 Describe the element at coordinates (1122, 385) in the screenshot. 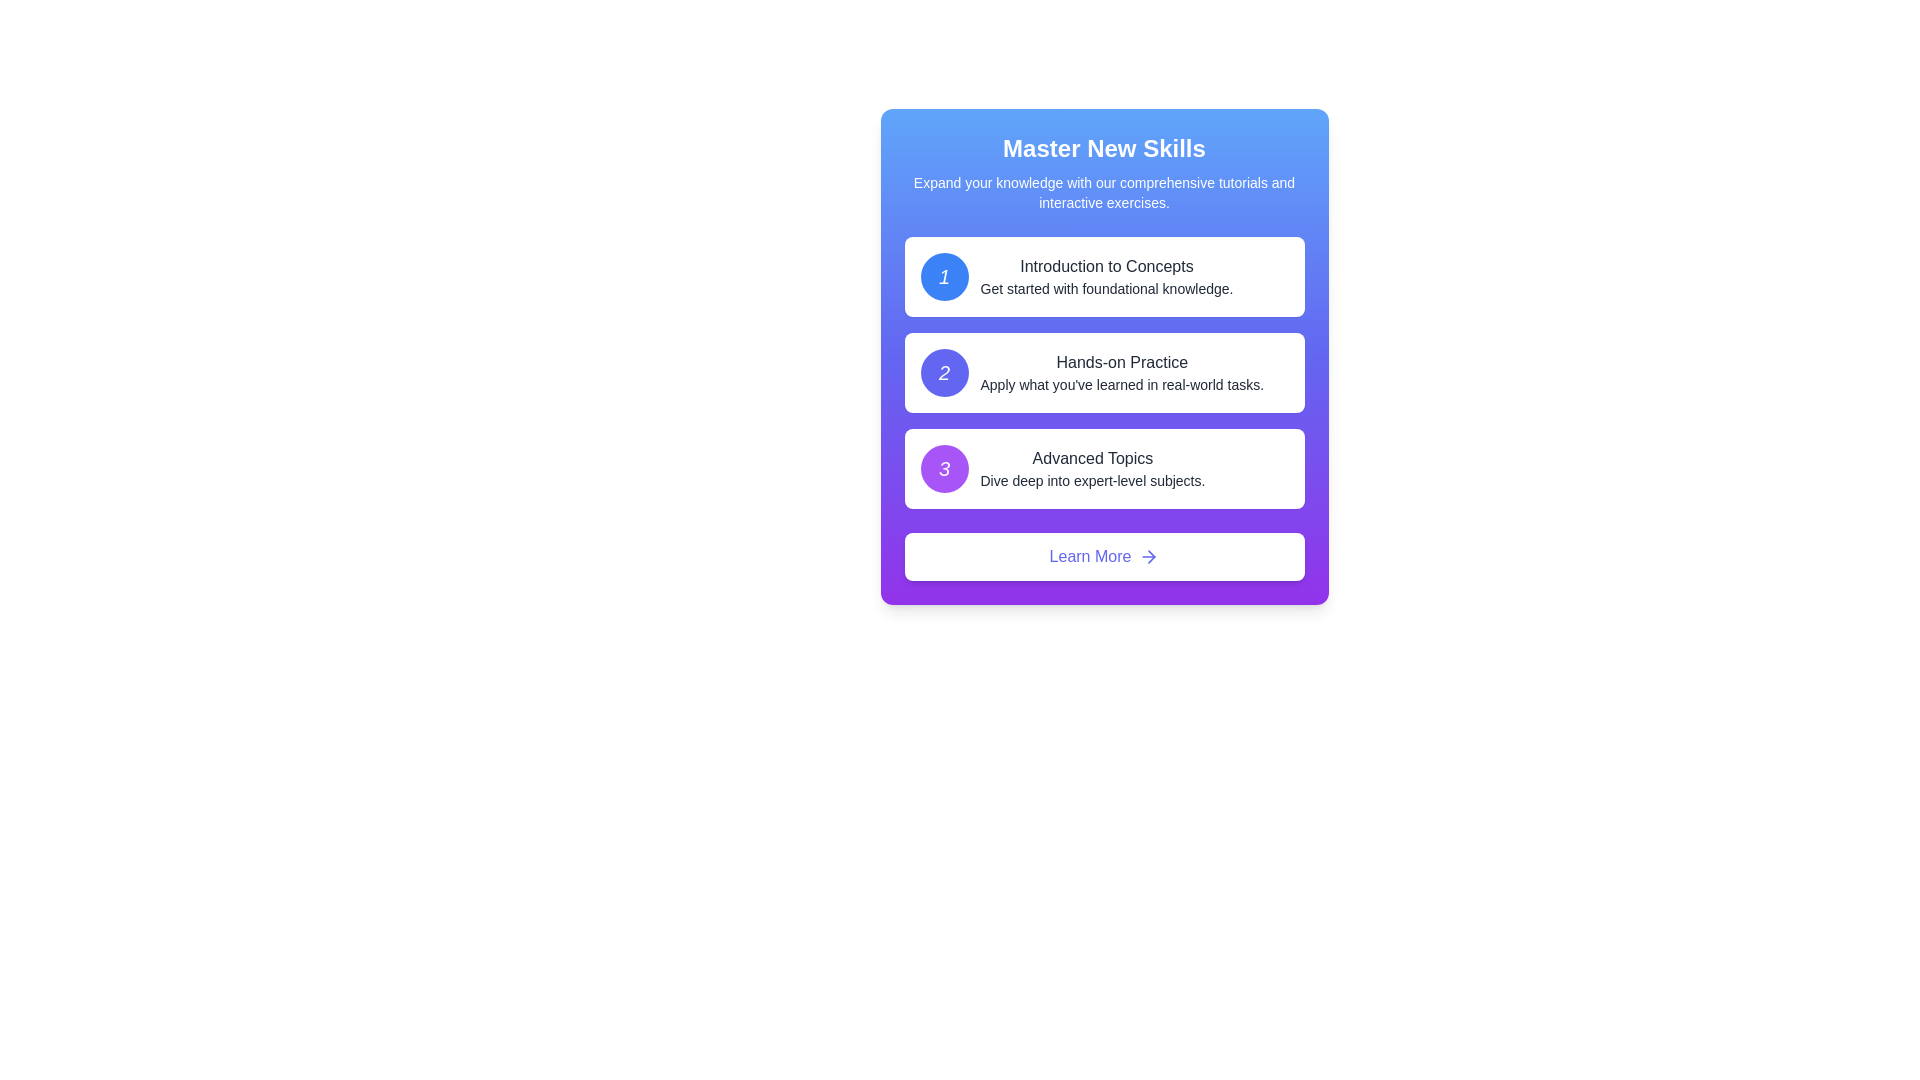

I see `the text element reading 'Apply what you've learned in real-world tasks.' which is centrally aligned below the title 'Hands-on Practice' inside a rounded rectangular card on a gradient blue-to-purple background` at that location.